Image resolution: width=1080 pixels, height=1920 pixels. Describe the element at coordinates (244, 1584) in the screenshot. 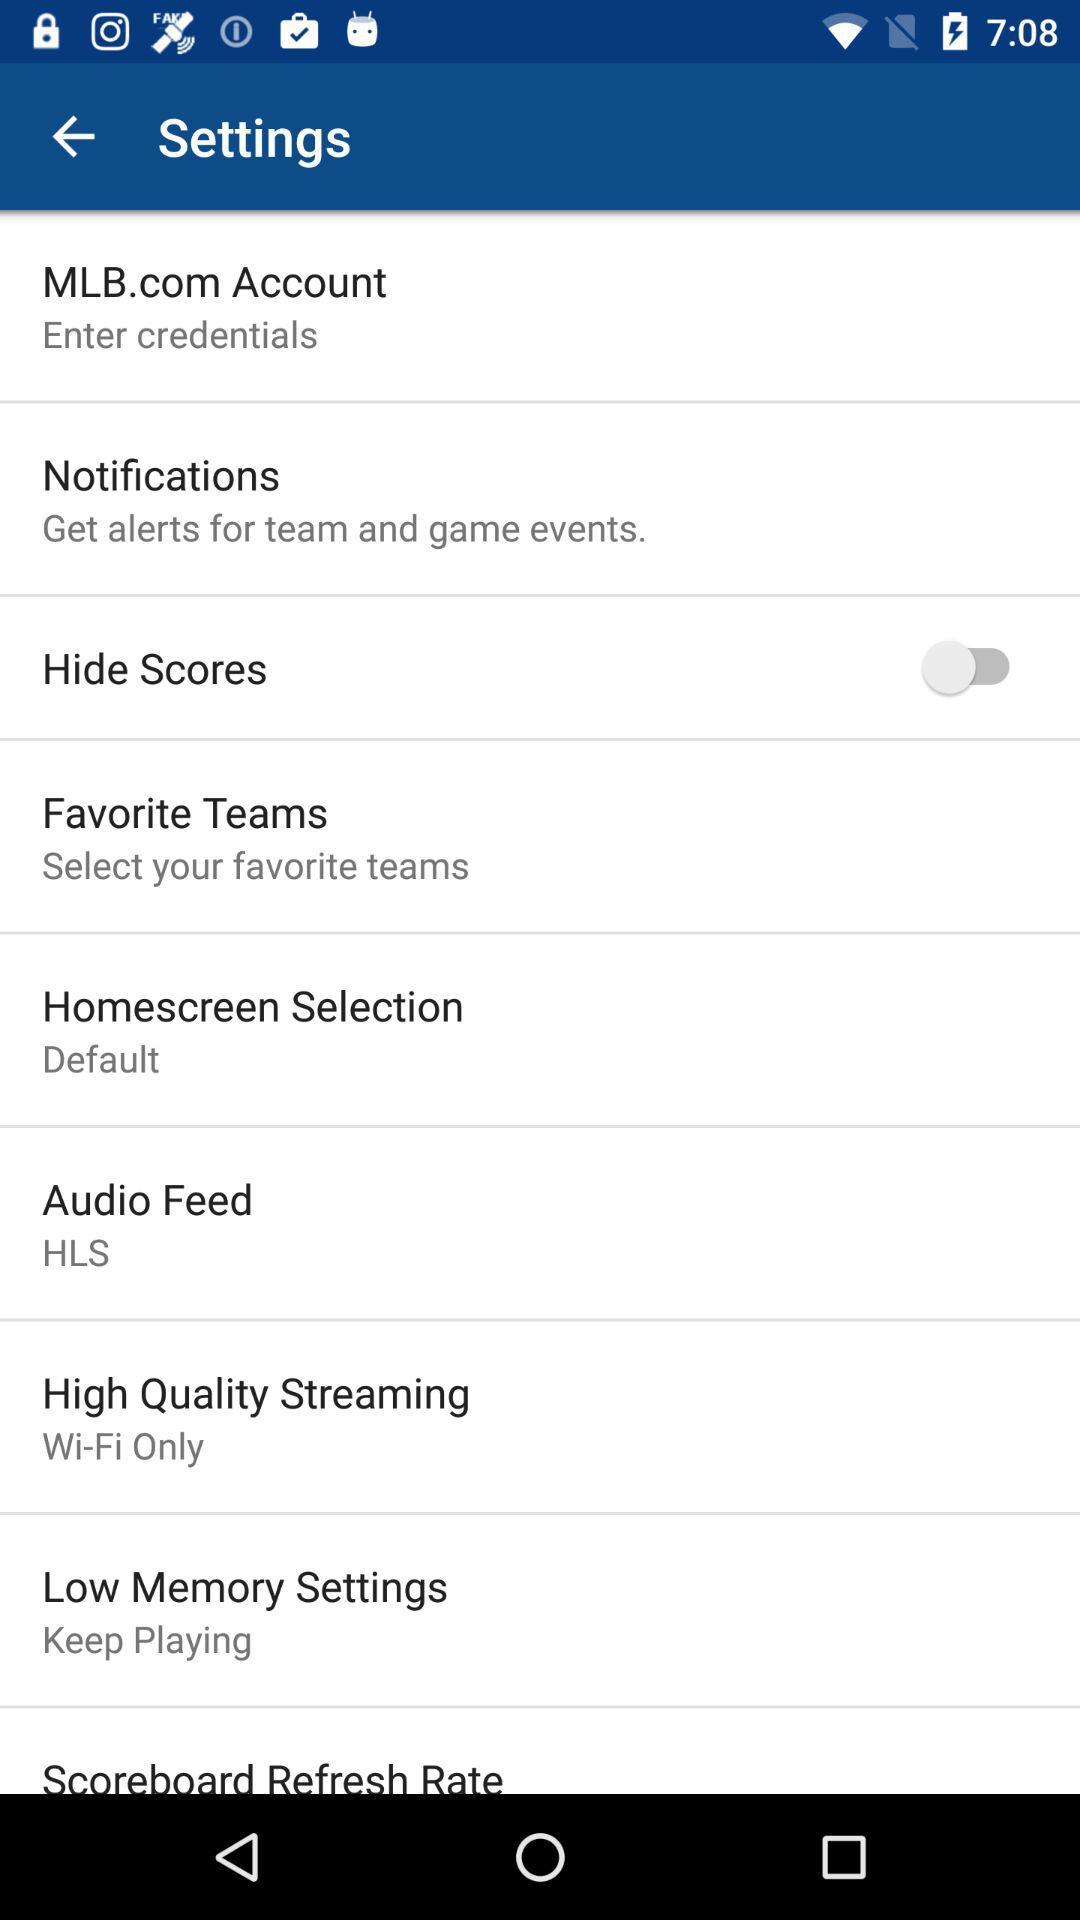

I see `the item below wi-fi only item` at that location.